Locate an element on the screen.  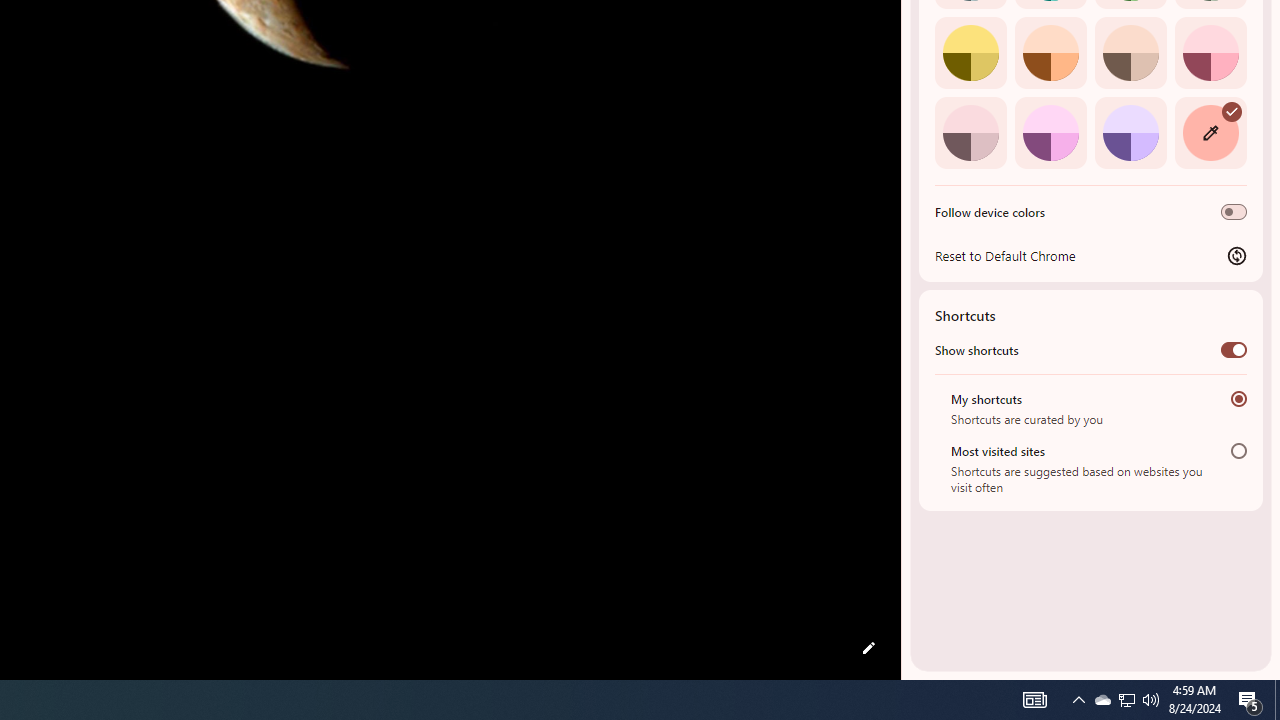
'Citron' is located at coordinates (970, 51).